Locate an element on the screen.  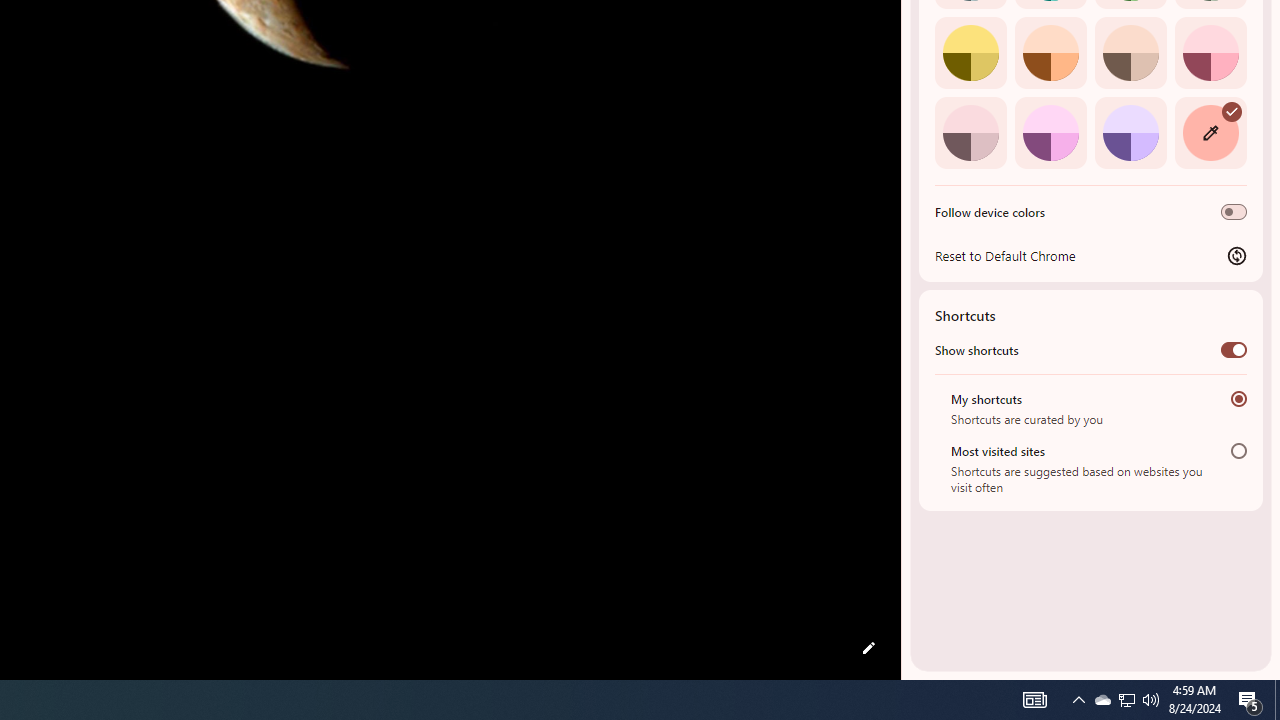
'Citron' is located at coordinates (970, 51).